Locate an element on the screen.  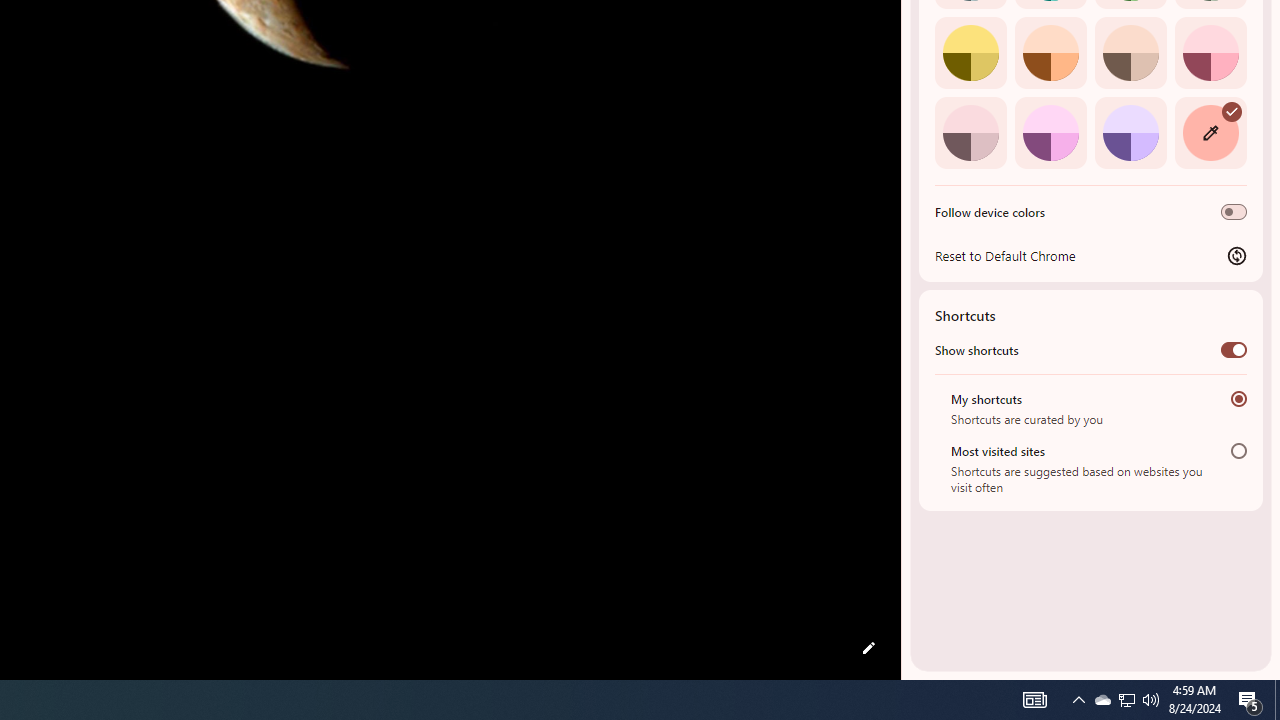
'Citron' is located at coordinates (970, 51).